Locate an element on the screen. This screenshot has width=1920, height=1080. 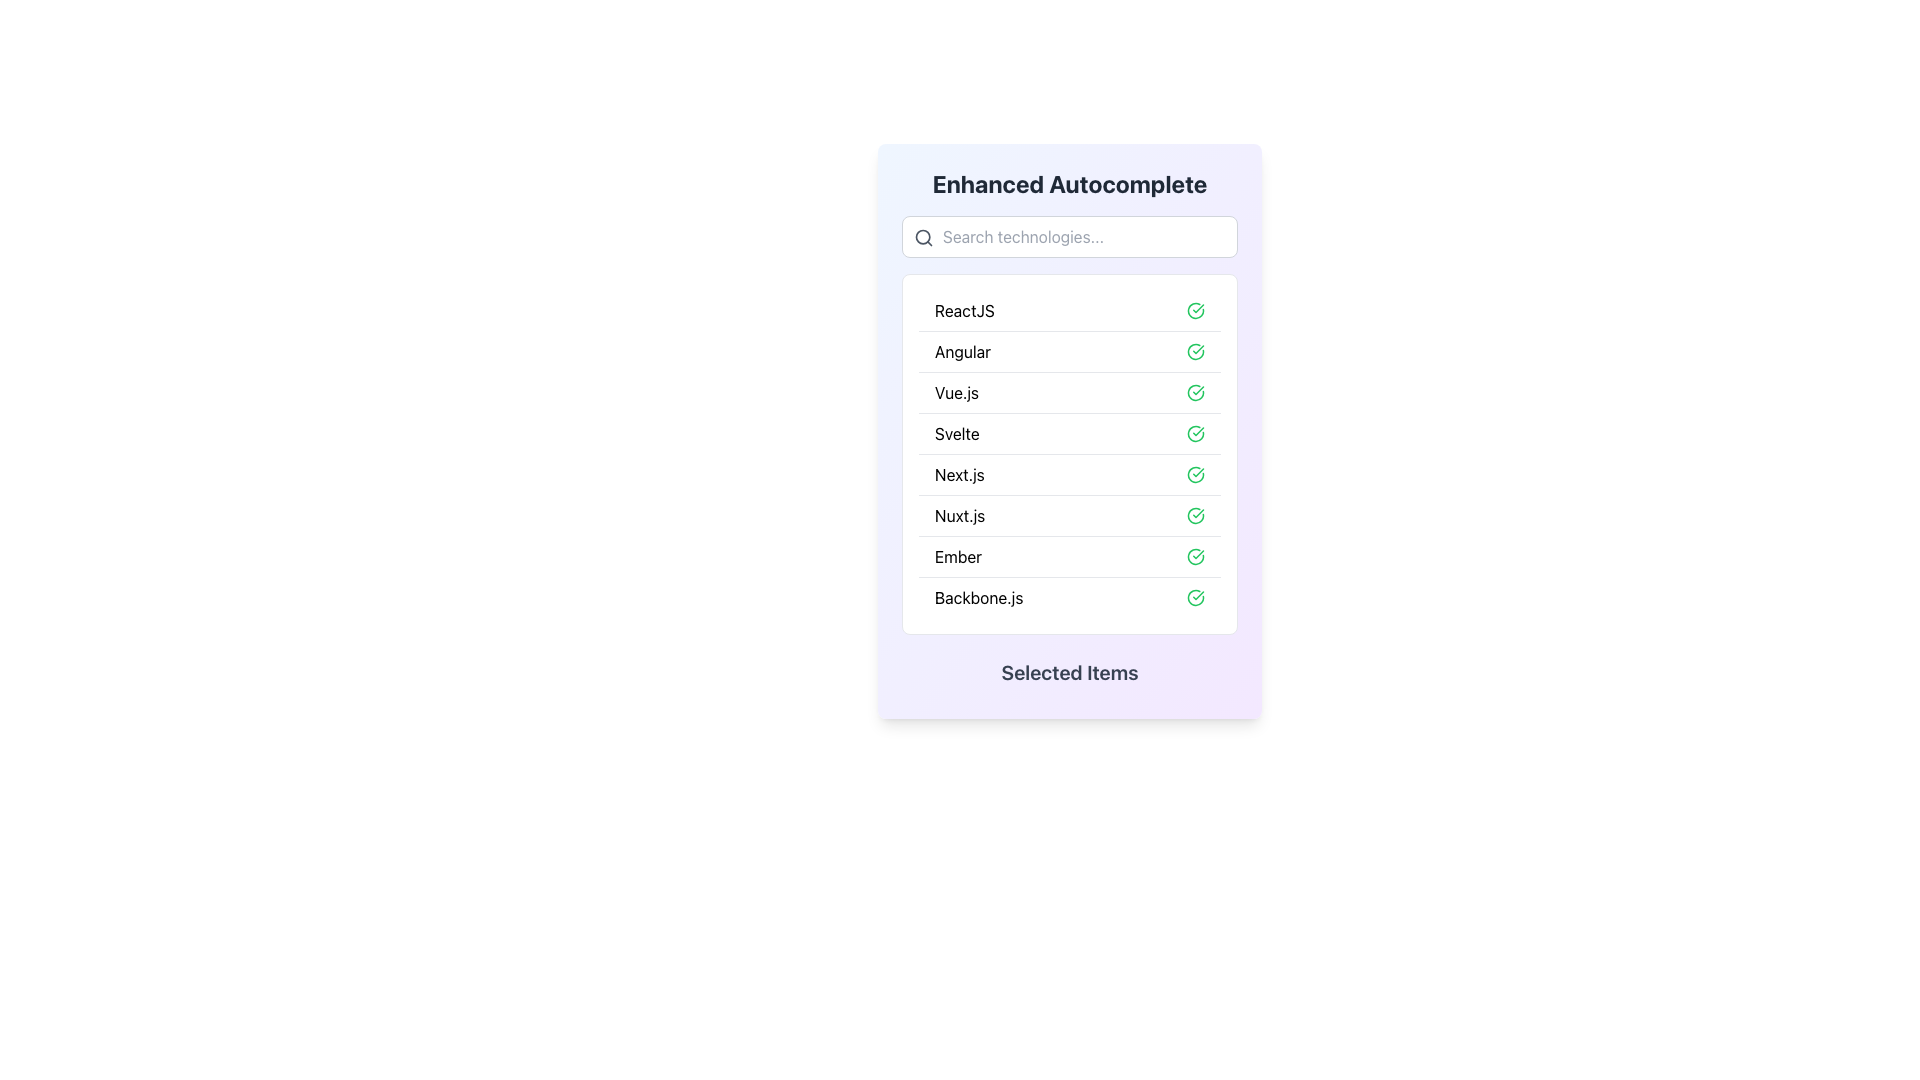
the green checkmark icon inside a circle, located to the right of the 'Angular' list entry is located at coordinates (1195, 350).